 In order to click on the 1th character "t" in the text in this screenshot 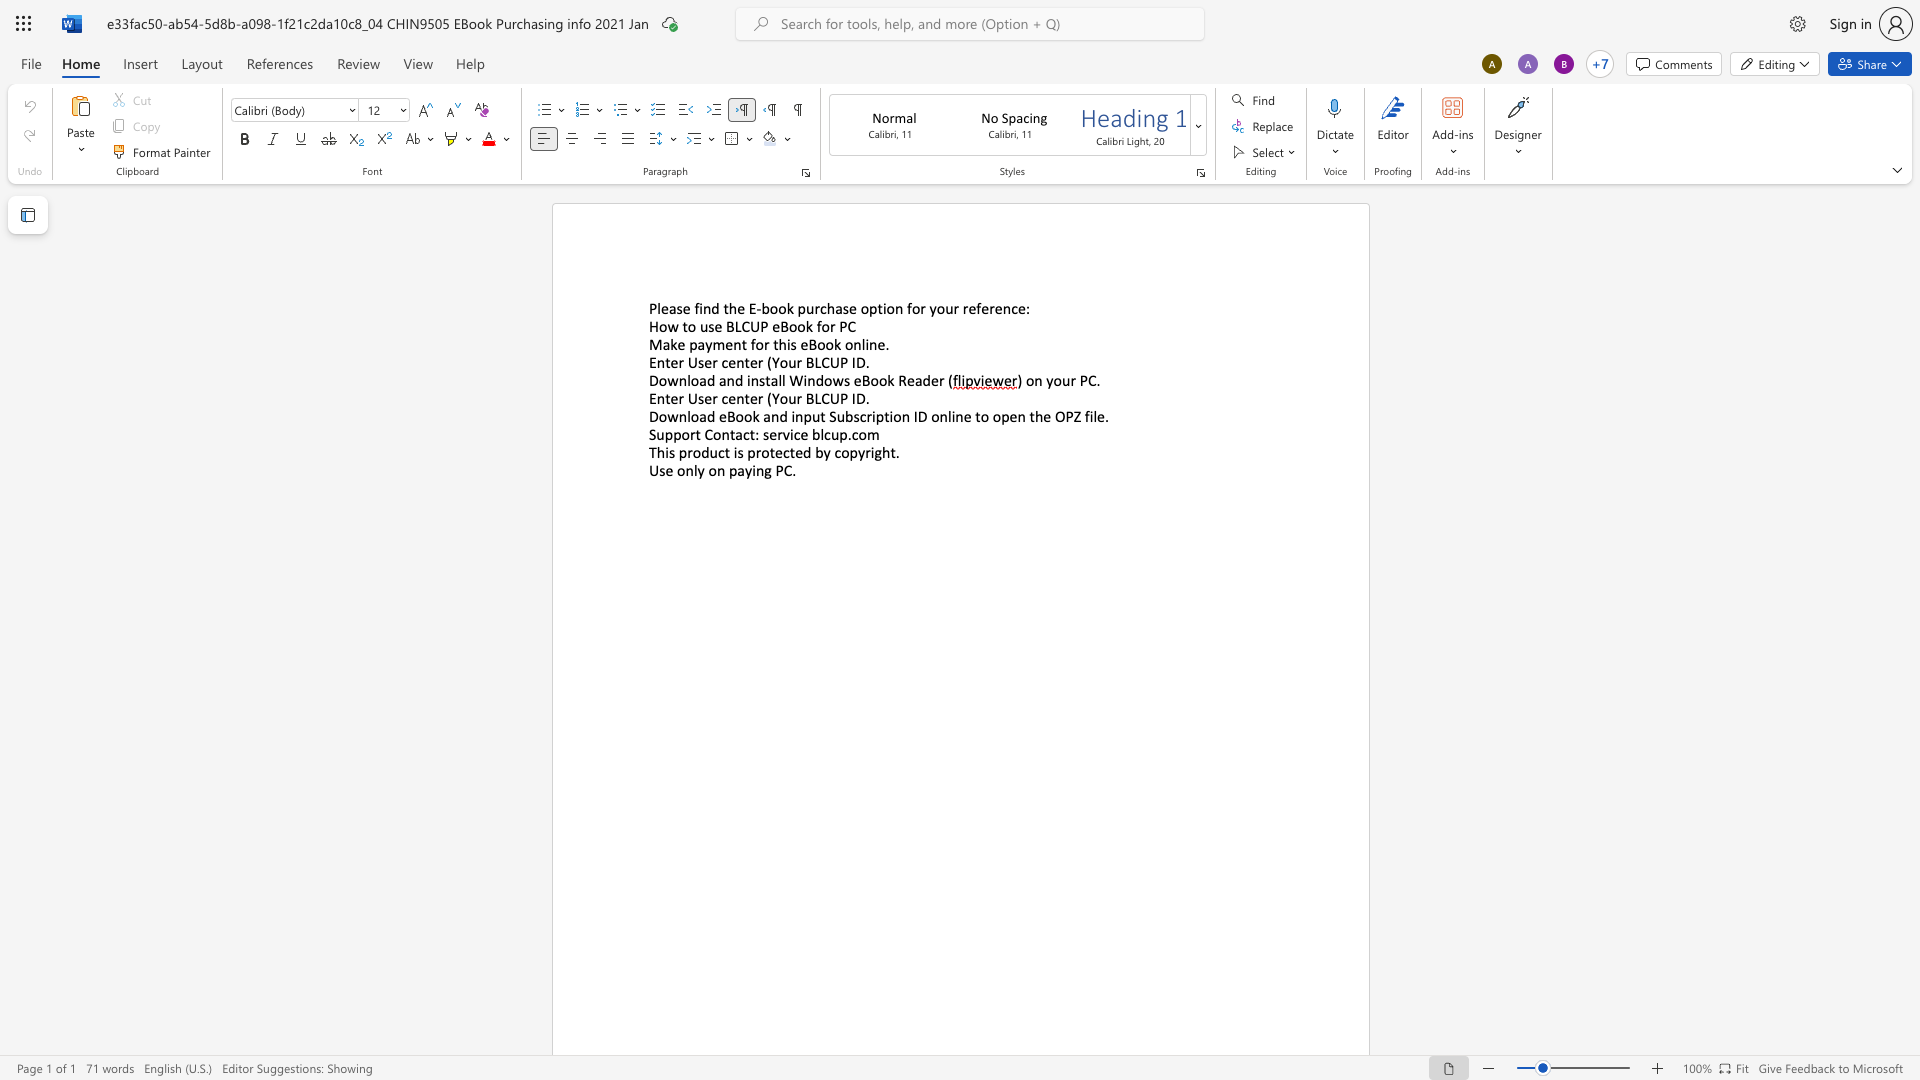, I will do `click(823, 415)`.